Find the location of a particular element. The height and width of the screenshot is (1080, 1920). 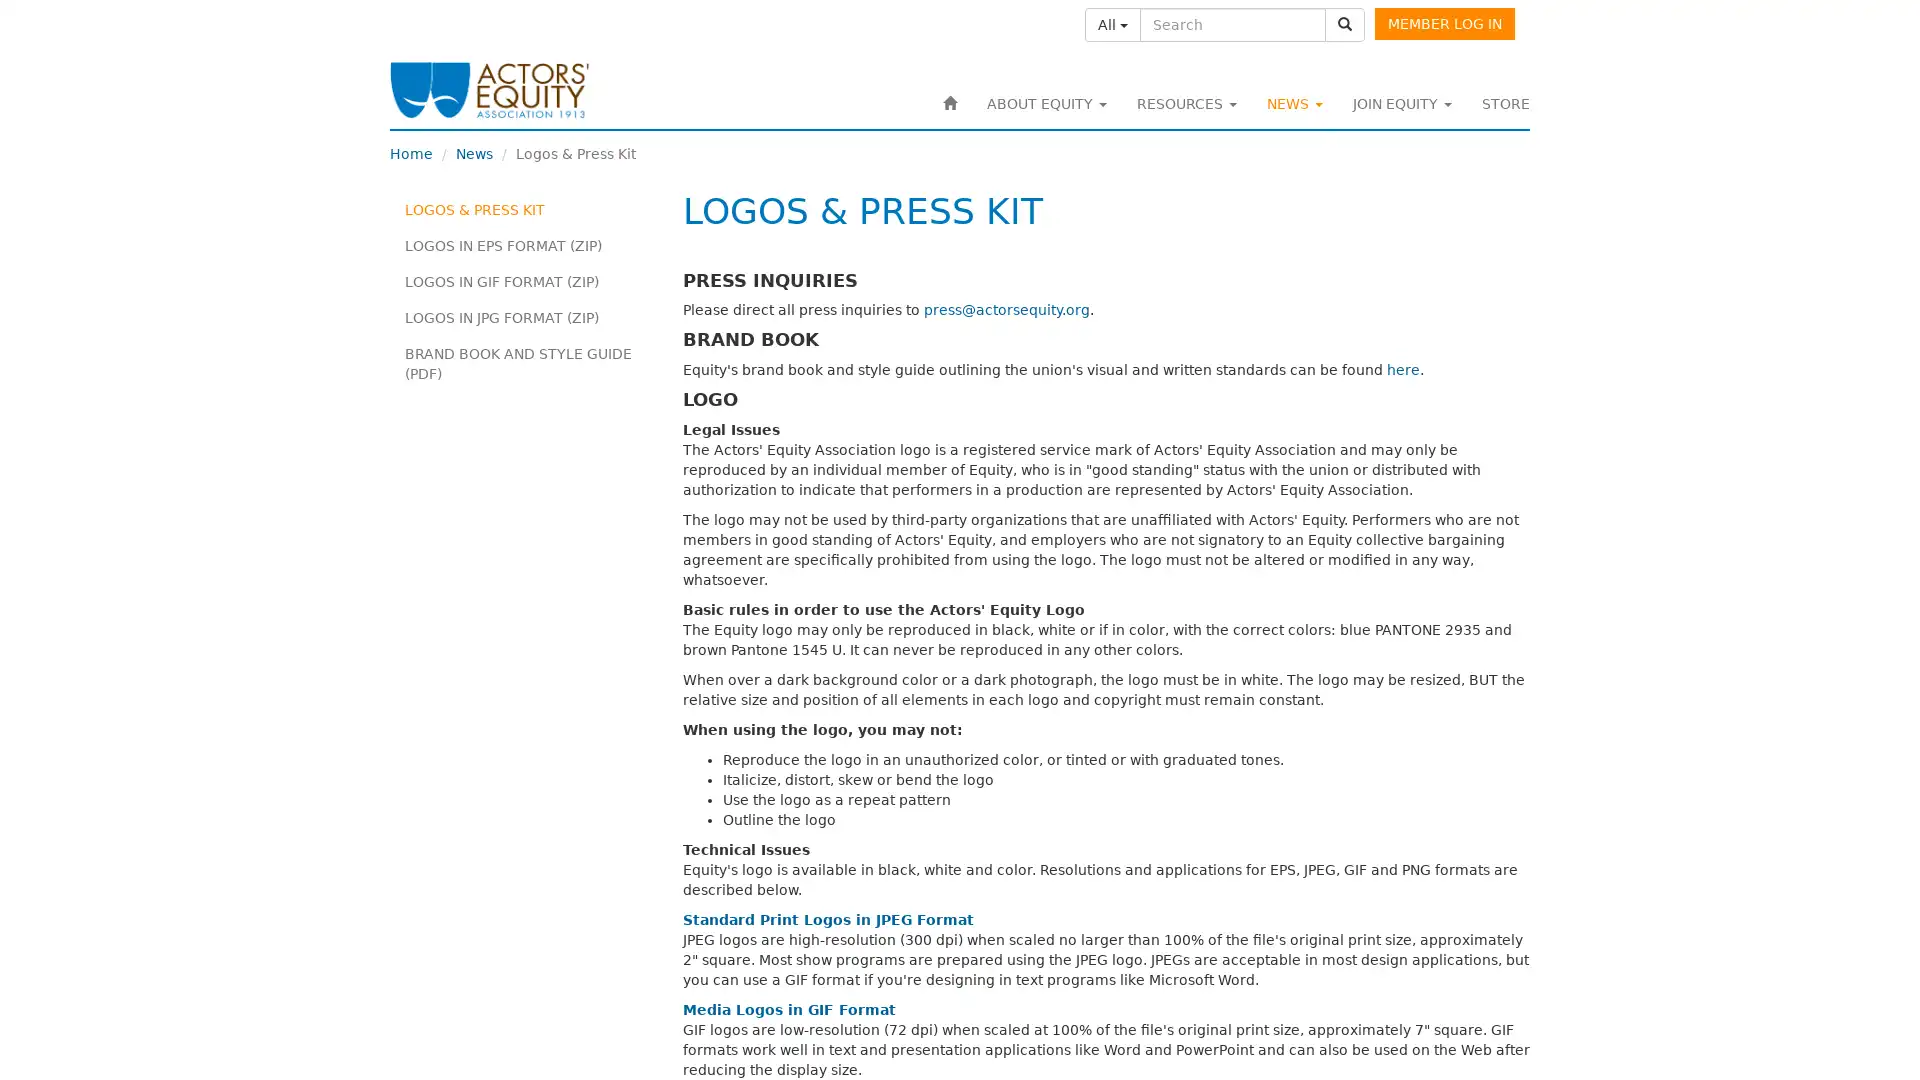

NEWS is located at coordinates (1295, 104).